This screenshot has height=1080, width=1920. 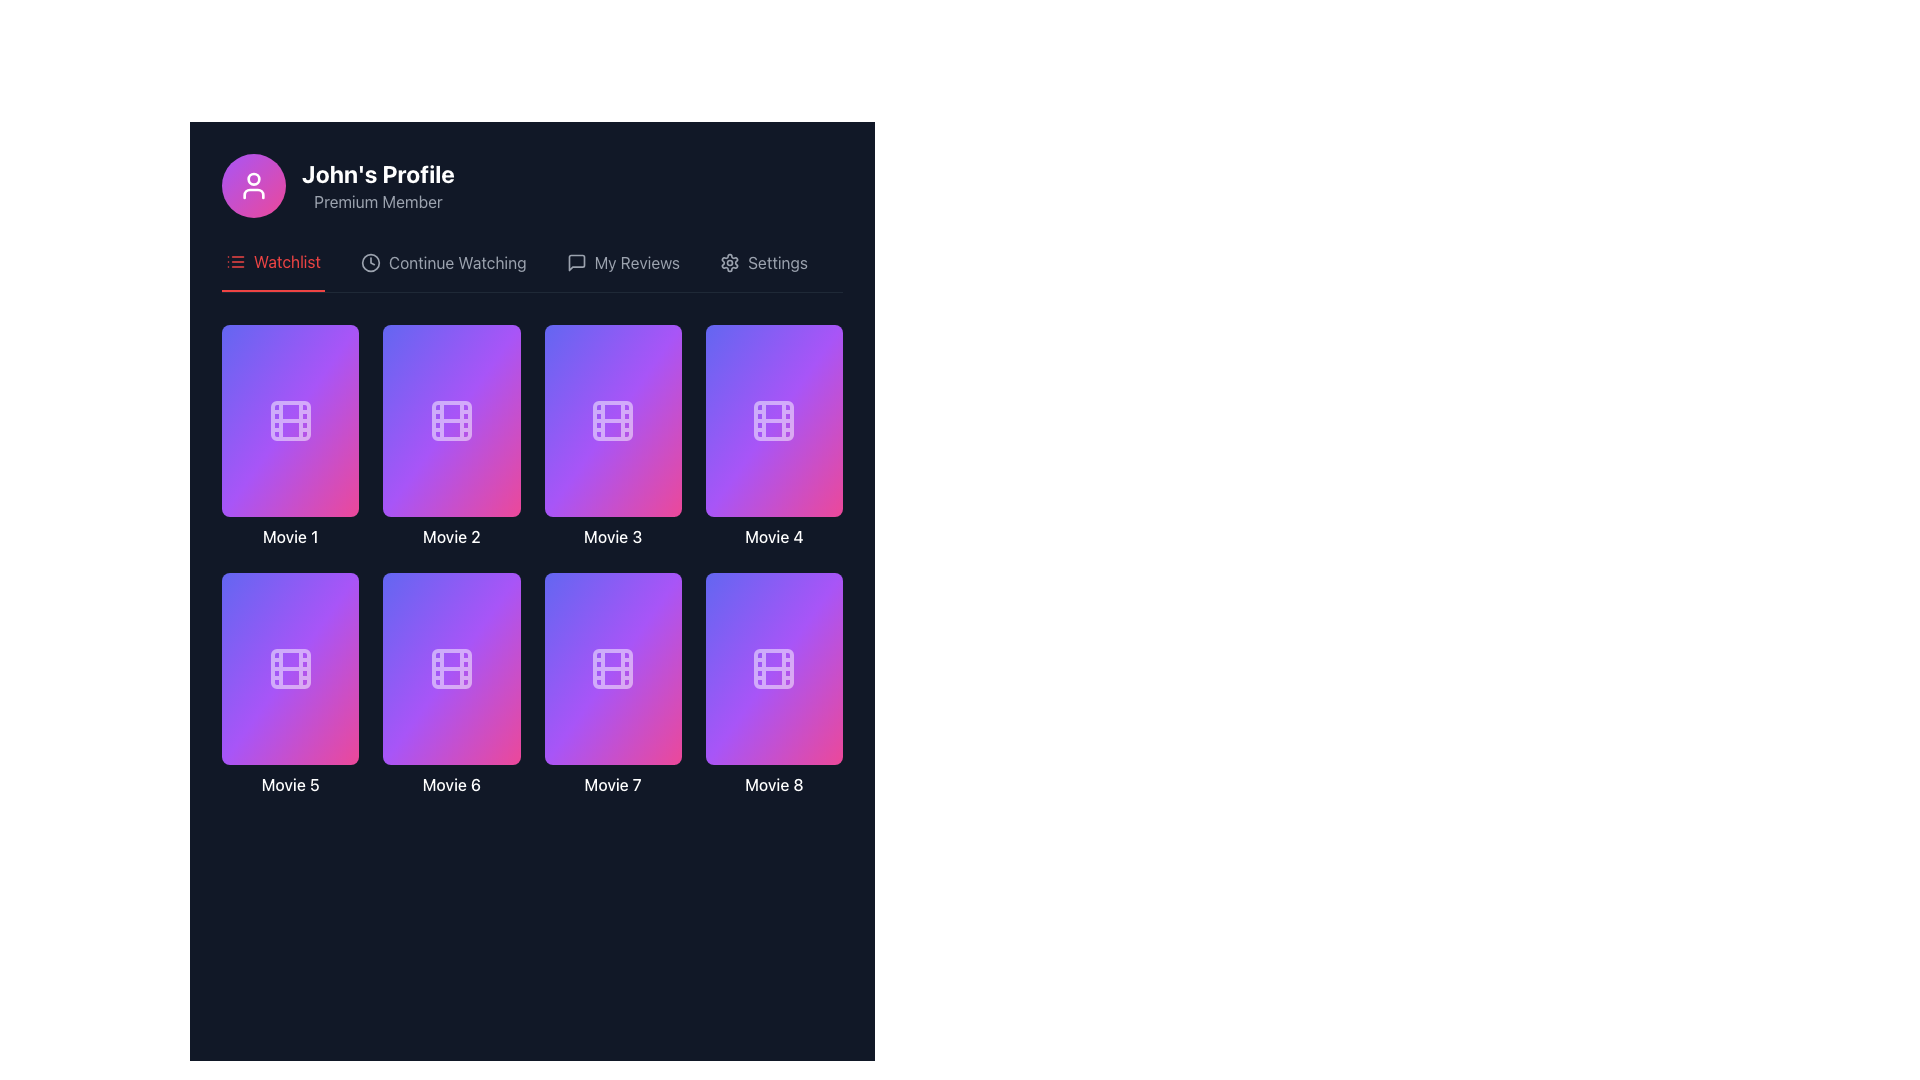 What do you see at coordinates (636, 261) in the screenshot?
I see `the 'My Reviews' text link in the navigation bar` at bounding box center [636, 261].